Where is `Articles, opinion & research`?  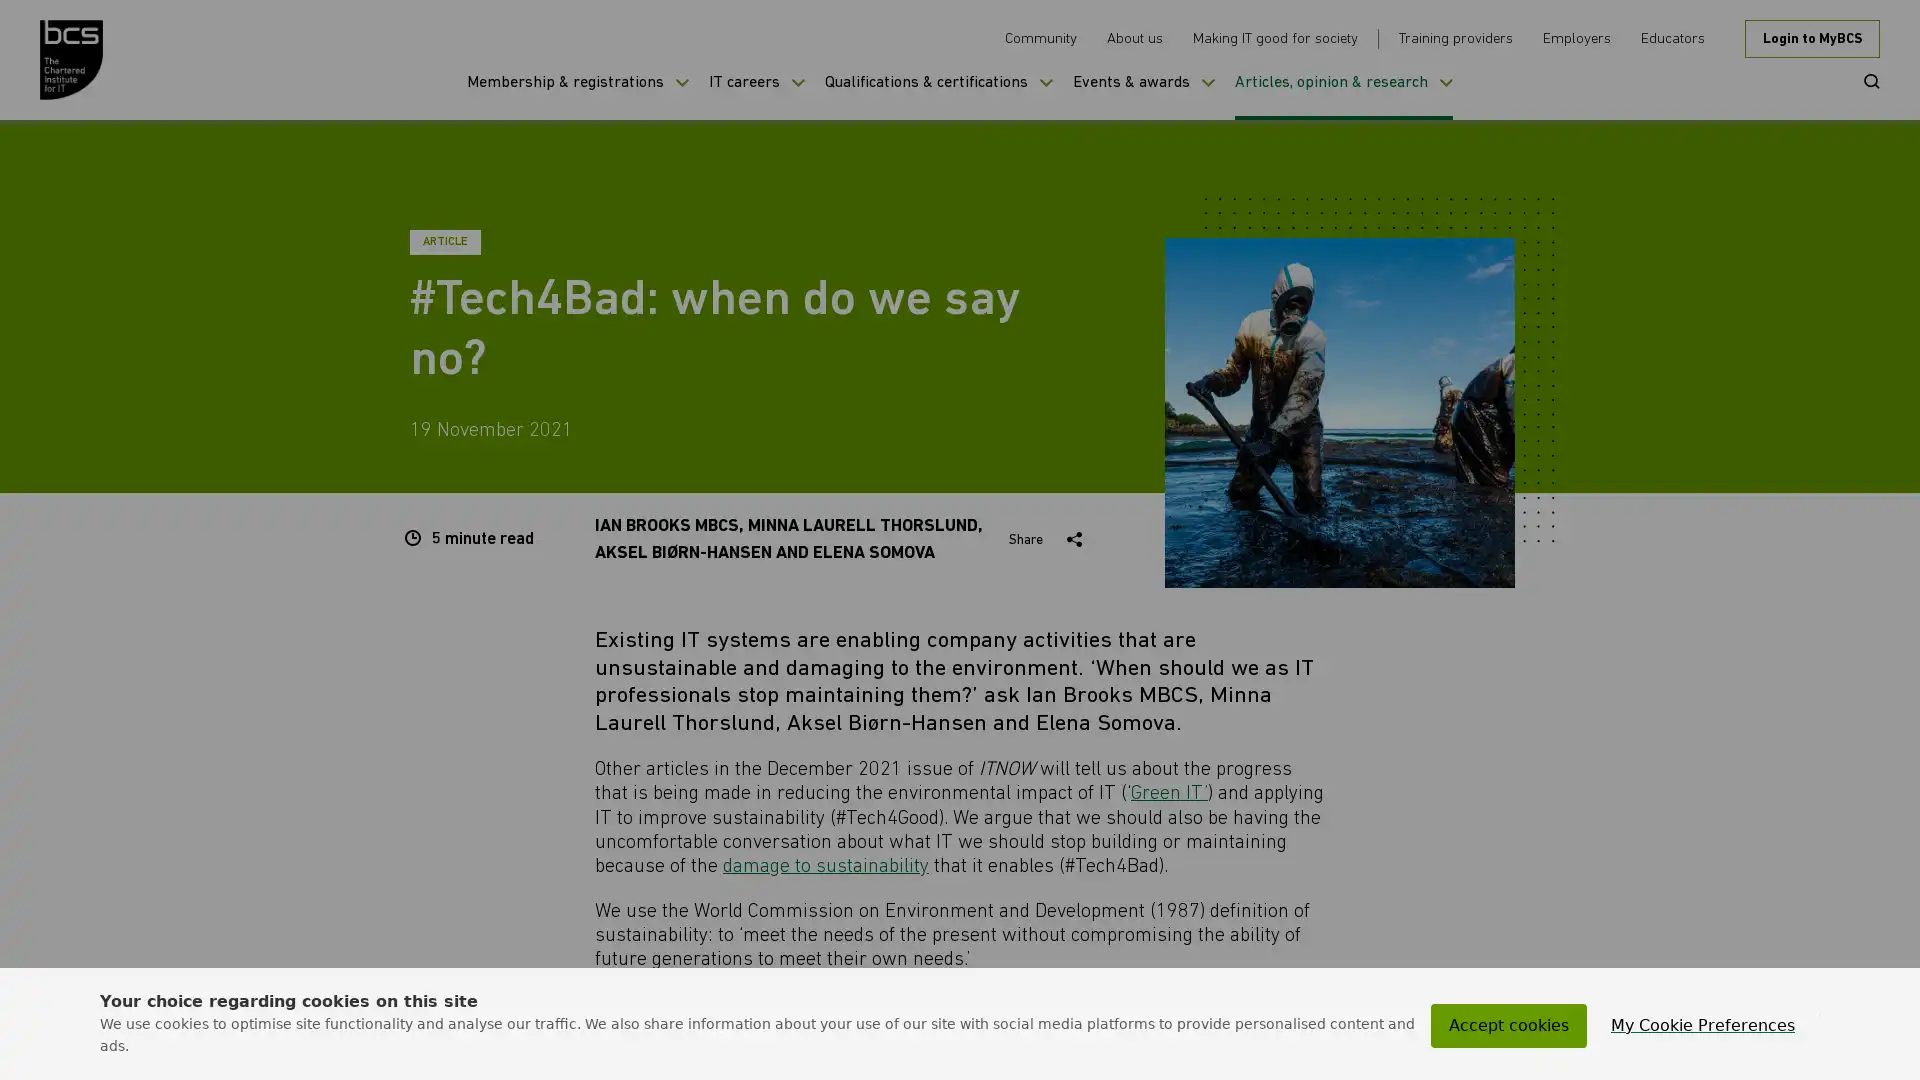
Articles, opinion & research is located at coordinates (1344, 96).